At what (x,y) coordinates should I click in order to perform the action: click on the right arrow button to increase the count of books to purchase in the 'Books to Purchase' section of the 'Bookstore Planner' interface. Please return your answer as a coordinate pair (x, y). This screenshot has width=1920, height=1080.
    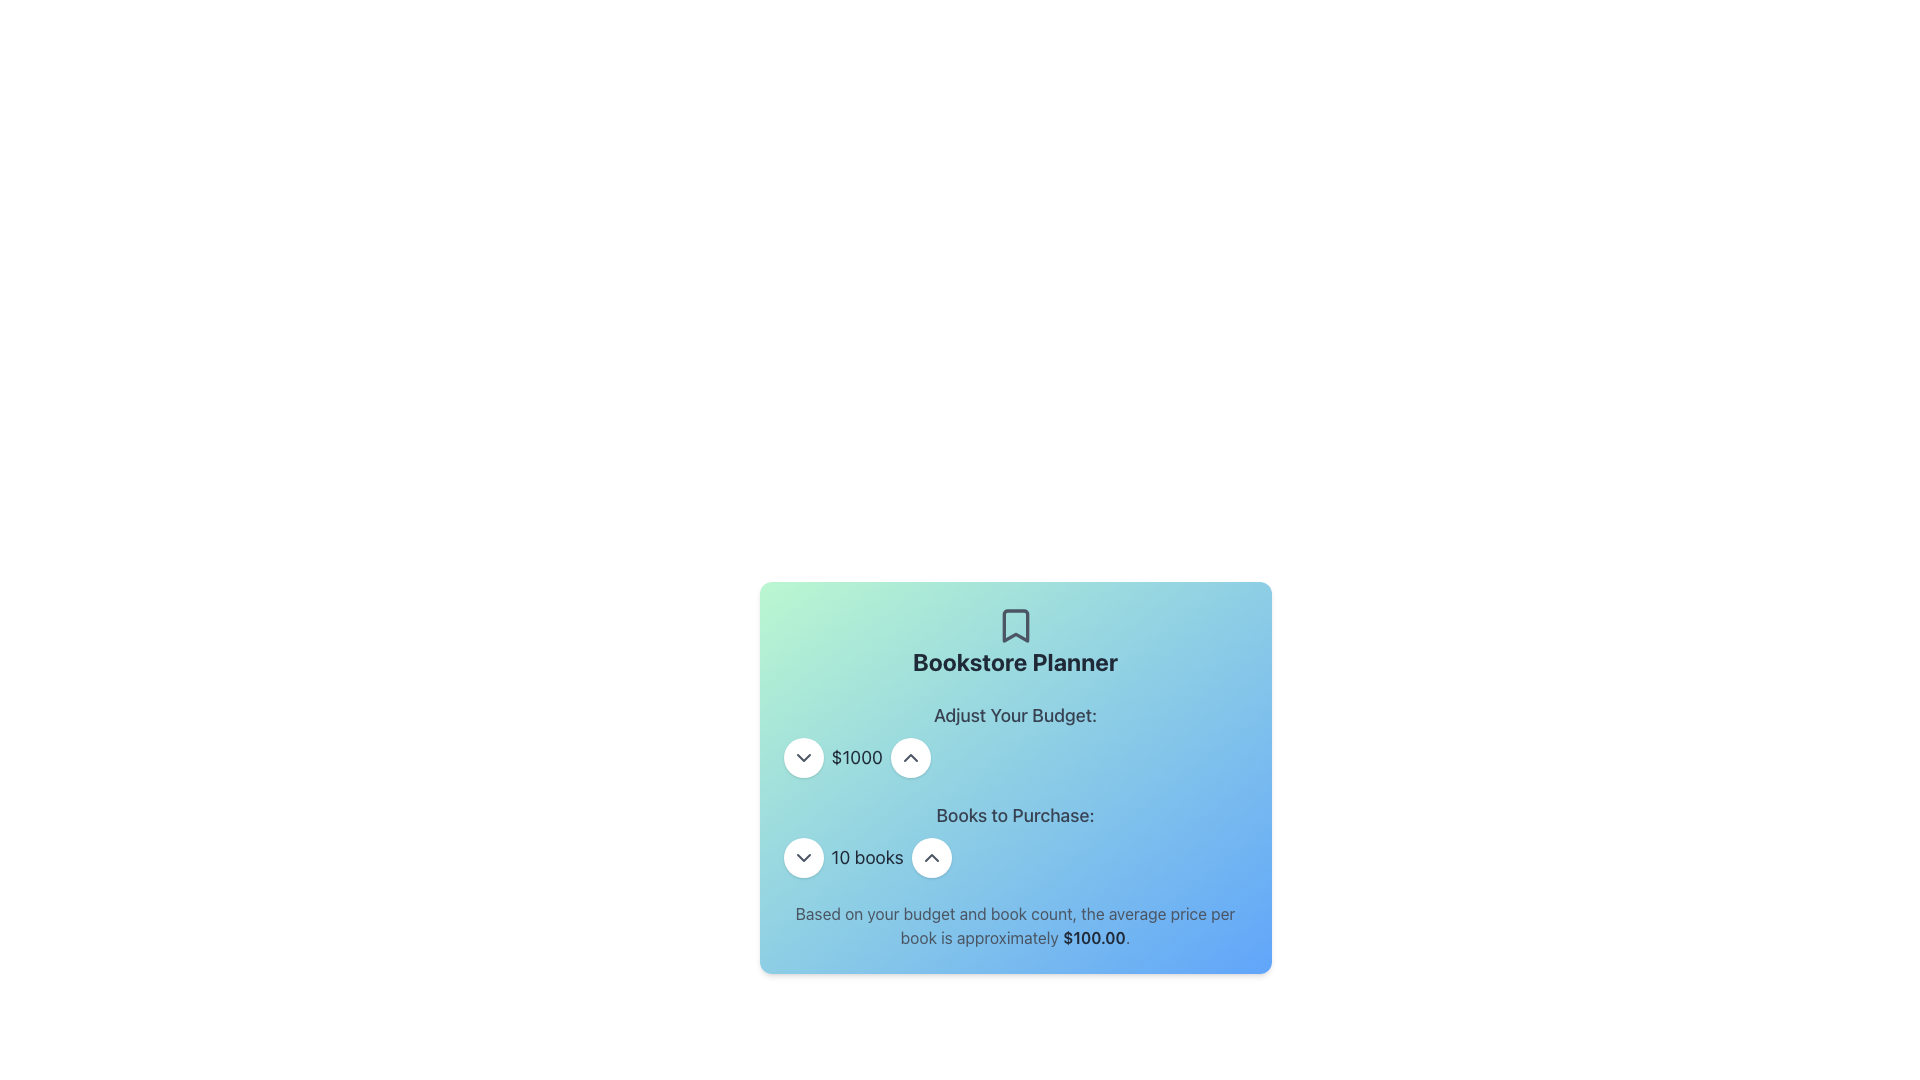
    Looking at the image, I should click on (1015, 856).